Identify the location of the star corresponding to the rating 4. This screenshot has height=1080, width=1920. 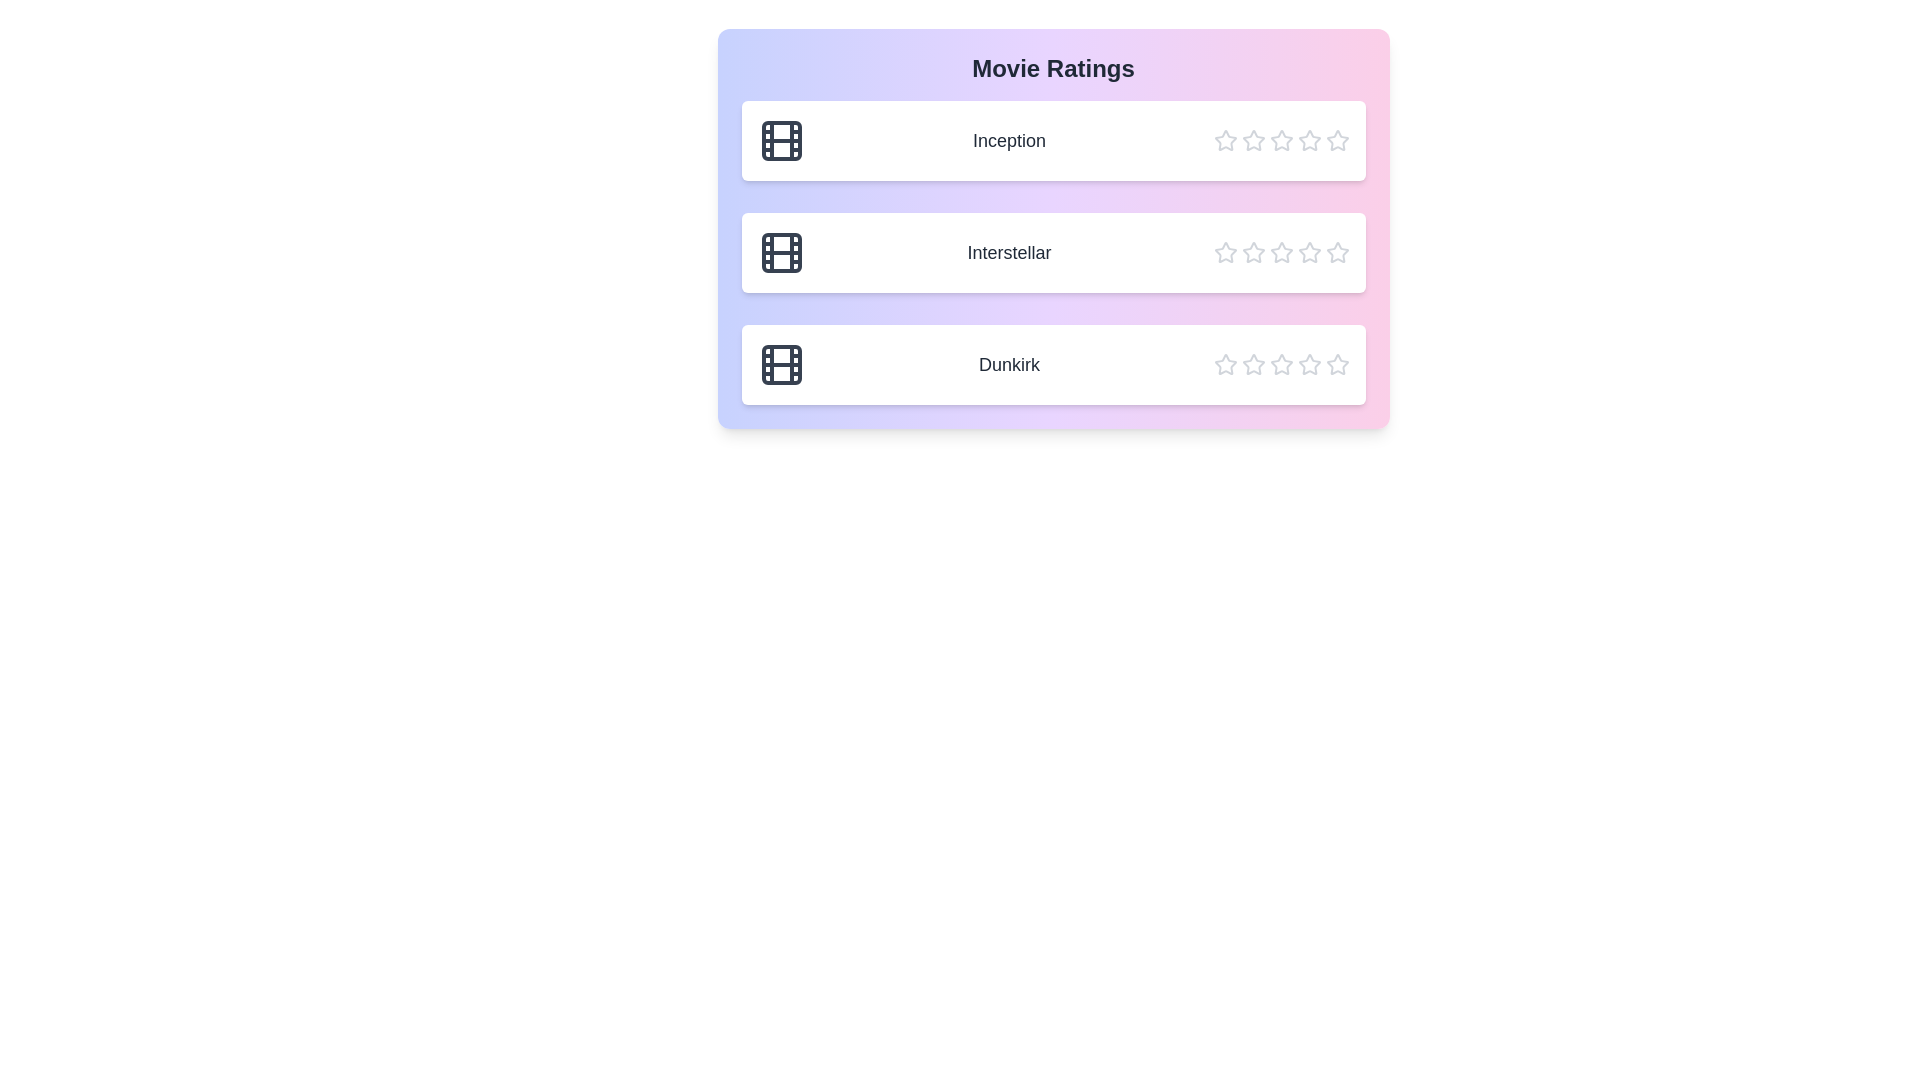
(1309, 140).